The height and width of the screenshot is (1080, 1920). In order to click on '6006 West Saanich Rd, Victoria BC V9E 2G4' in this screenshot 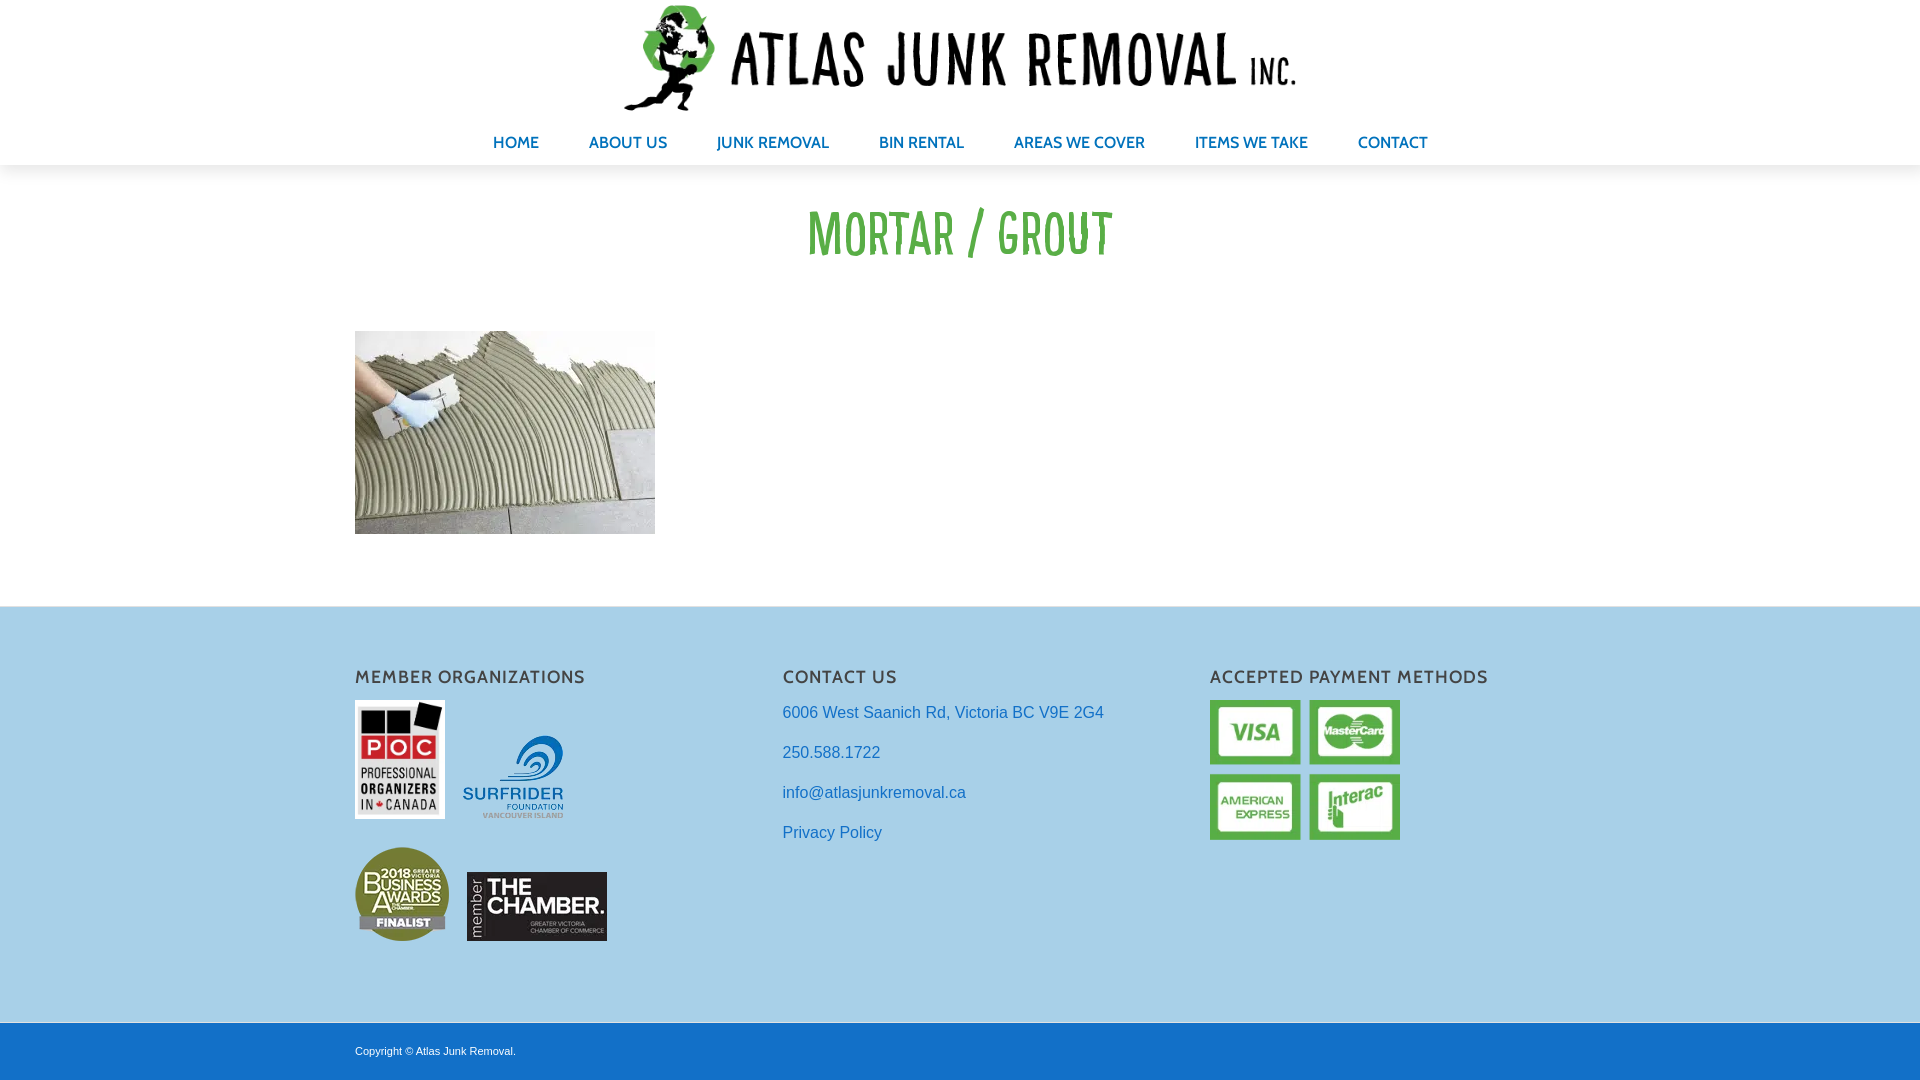, I will do `click(942, 711)`.